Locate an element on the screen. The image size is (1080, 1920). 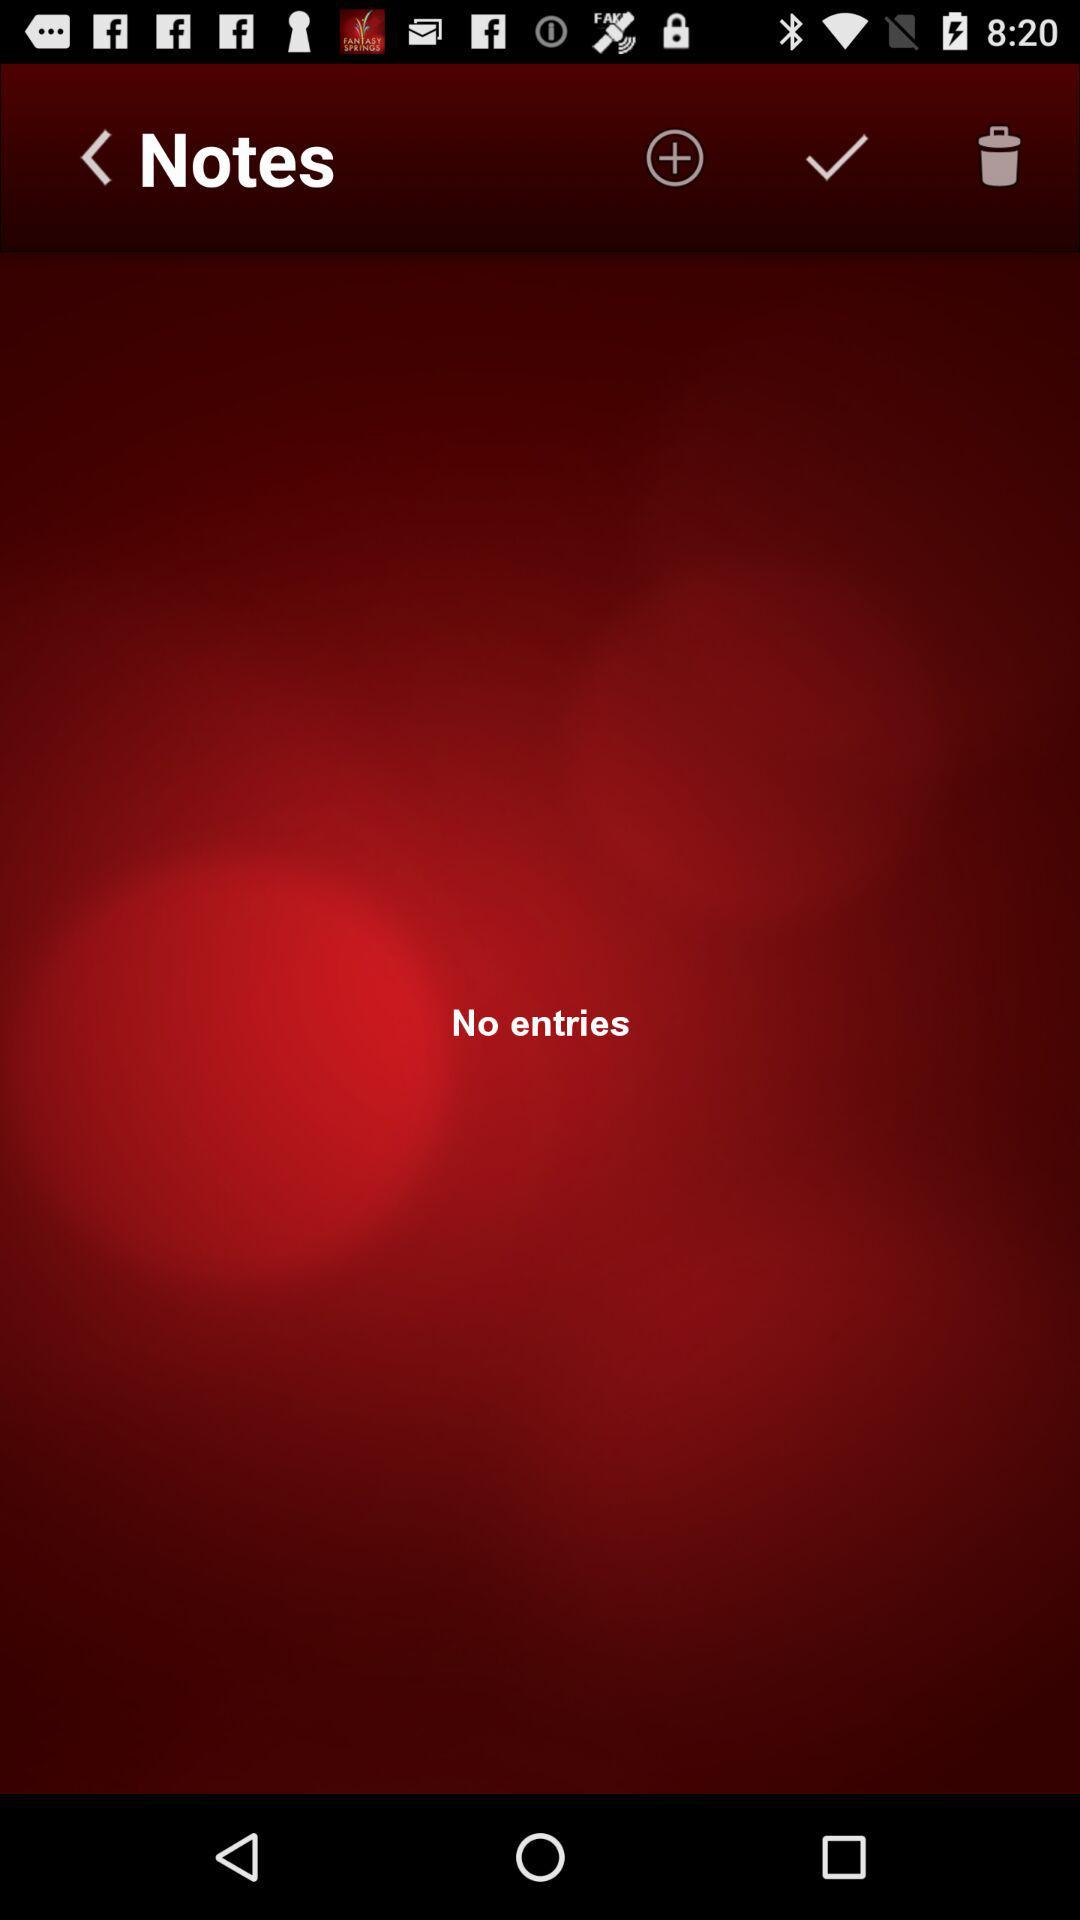
delete note is located at coordinates (999, 156).